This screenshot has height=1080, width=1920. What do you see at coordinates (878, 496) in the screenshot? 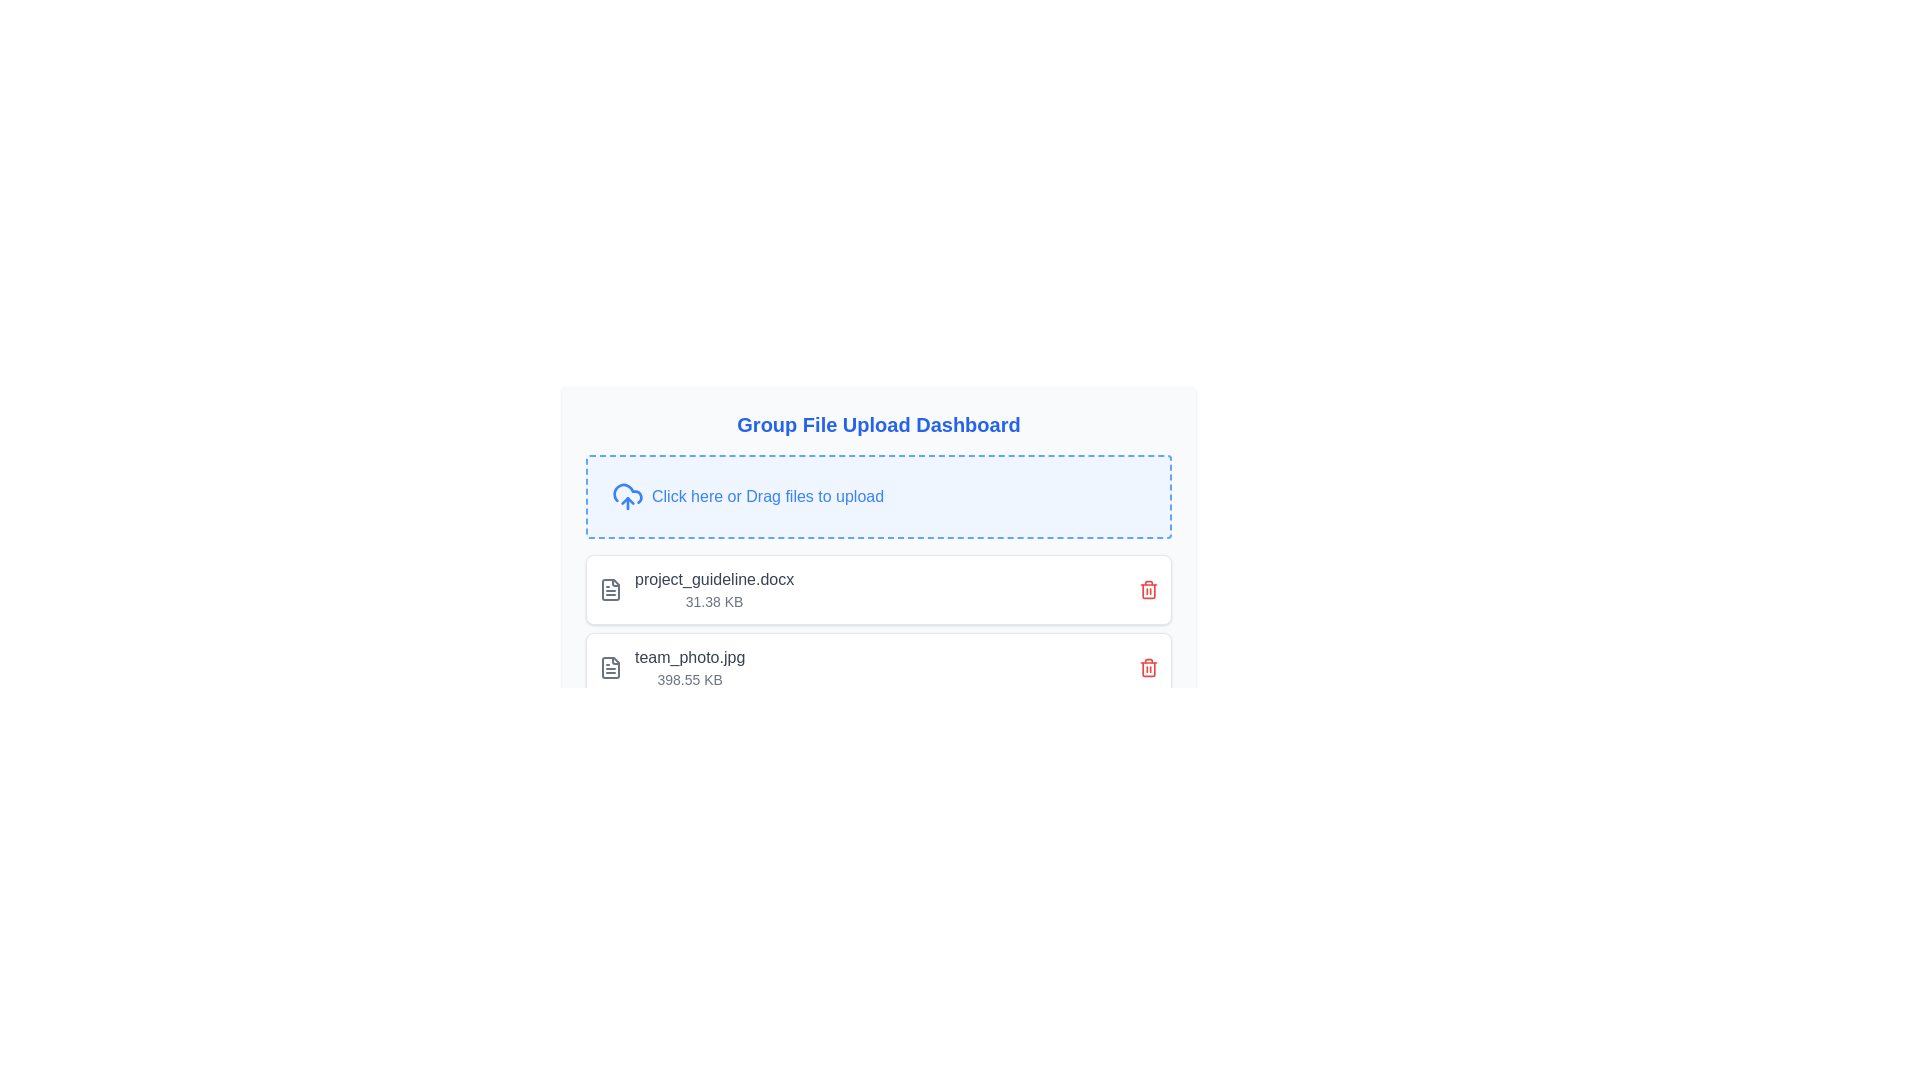
I see `the File Upload Area in the 'Group File Upload Dashboard'` at bounding box center [878, 496].